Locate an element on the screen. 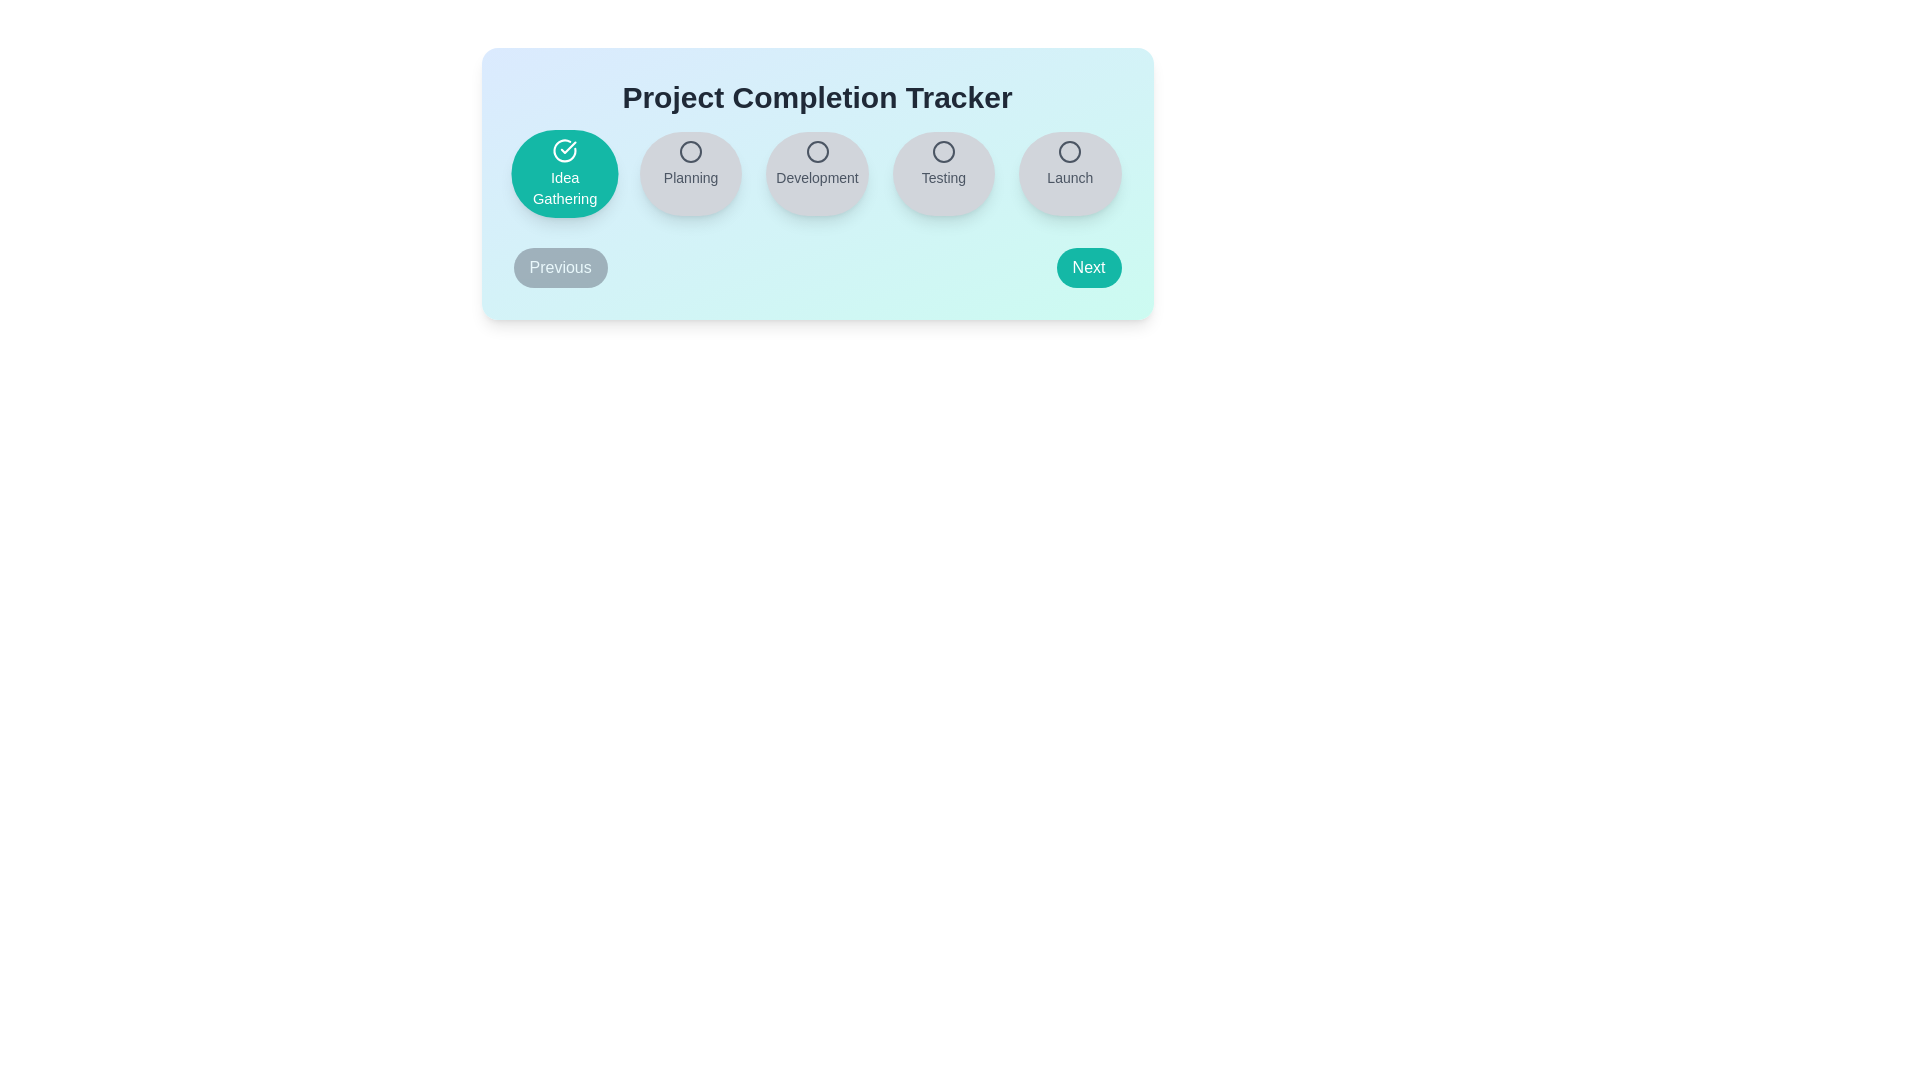 The width and height of the screenshot is (1920, 1080). the disabled button located at the bottom-left of the interface, which is used for navigating to the previous step in a sequence is located at coordinates (560, 266).